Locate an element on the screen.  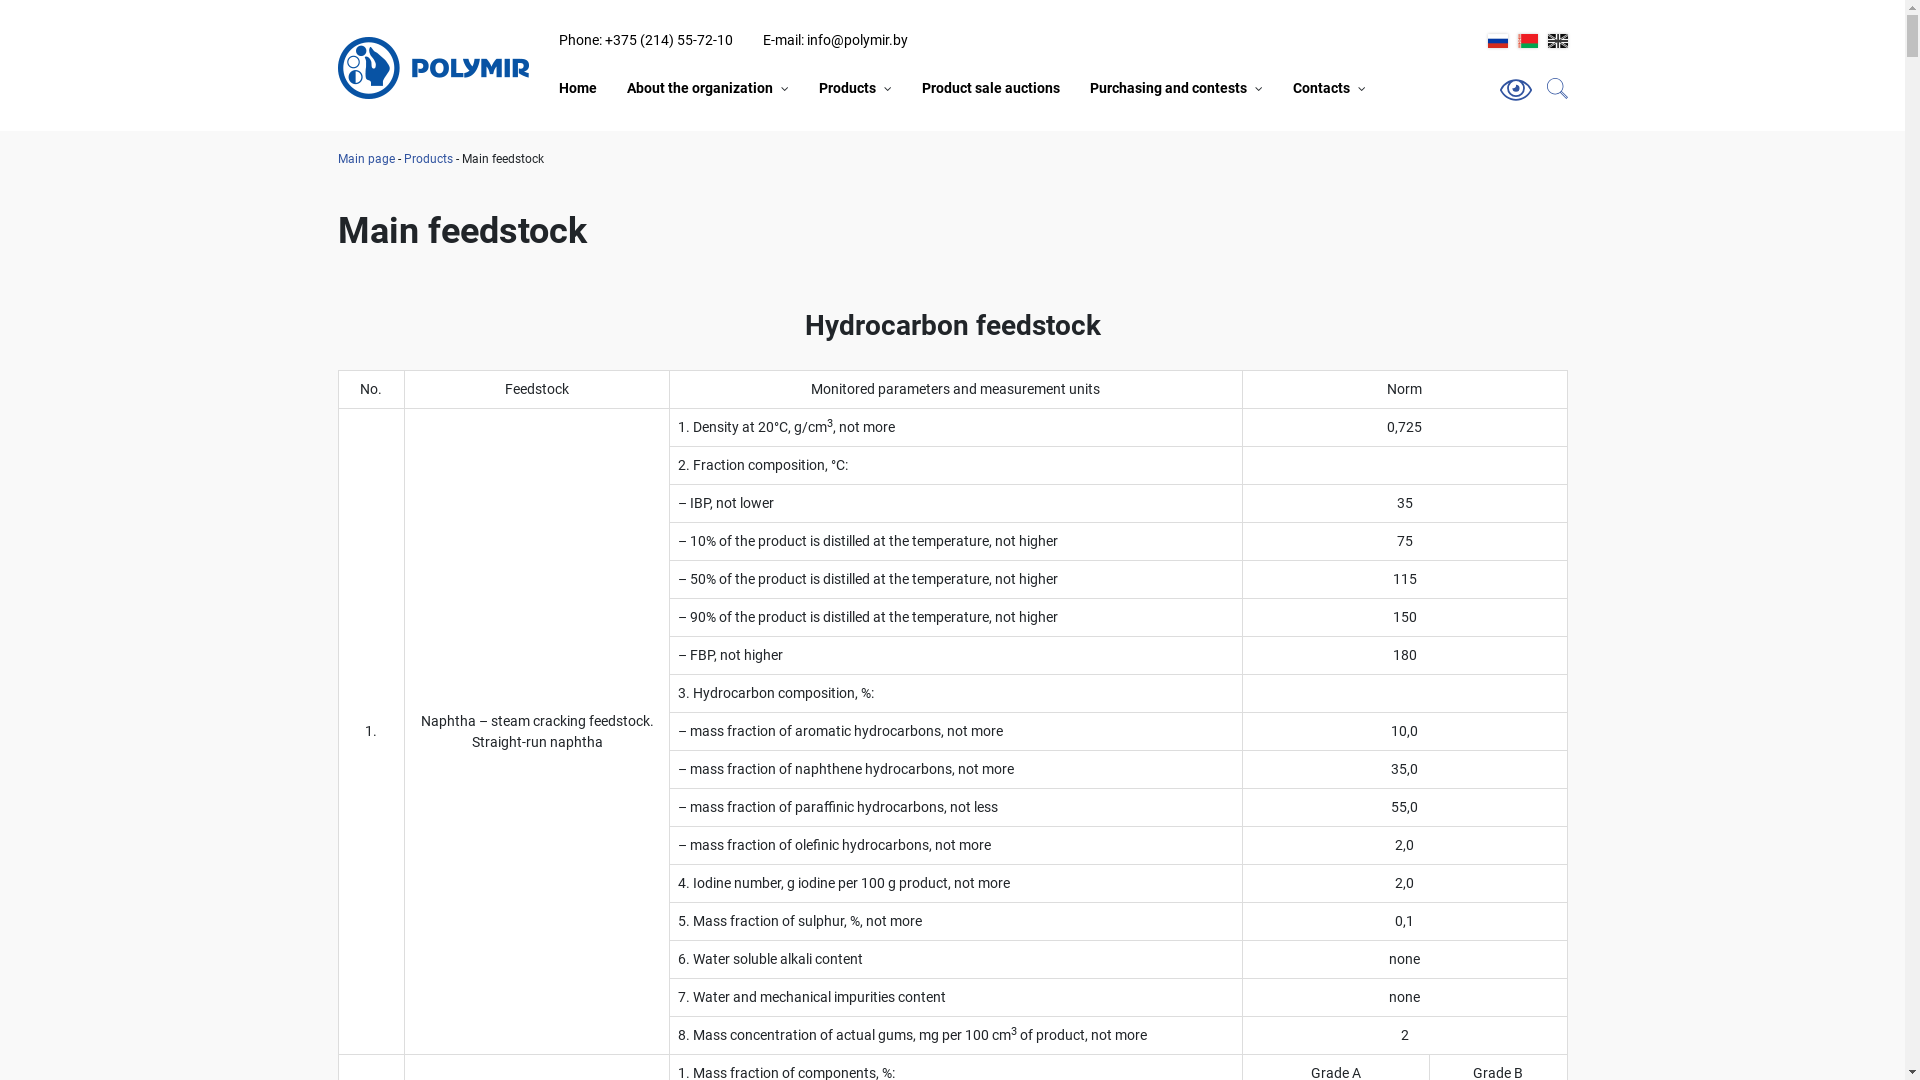
'Search' is located at coordinates (1484, 85).